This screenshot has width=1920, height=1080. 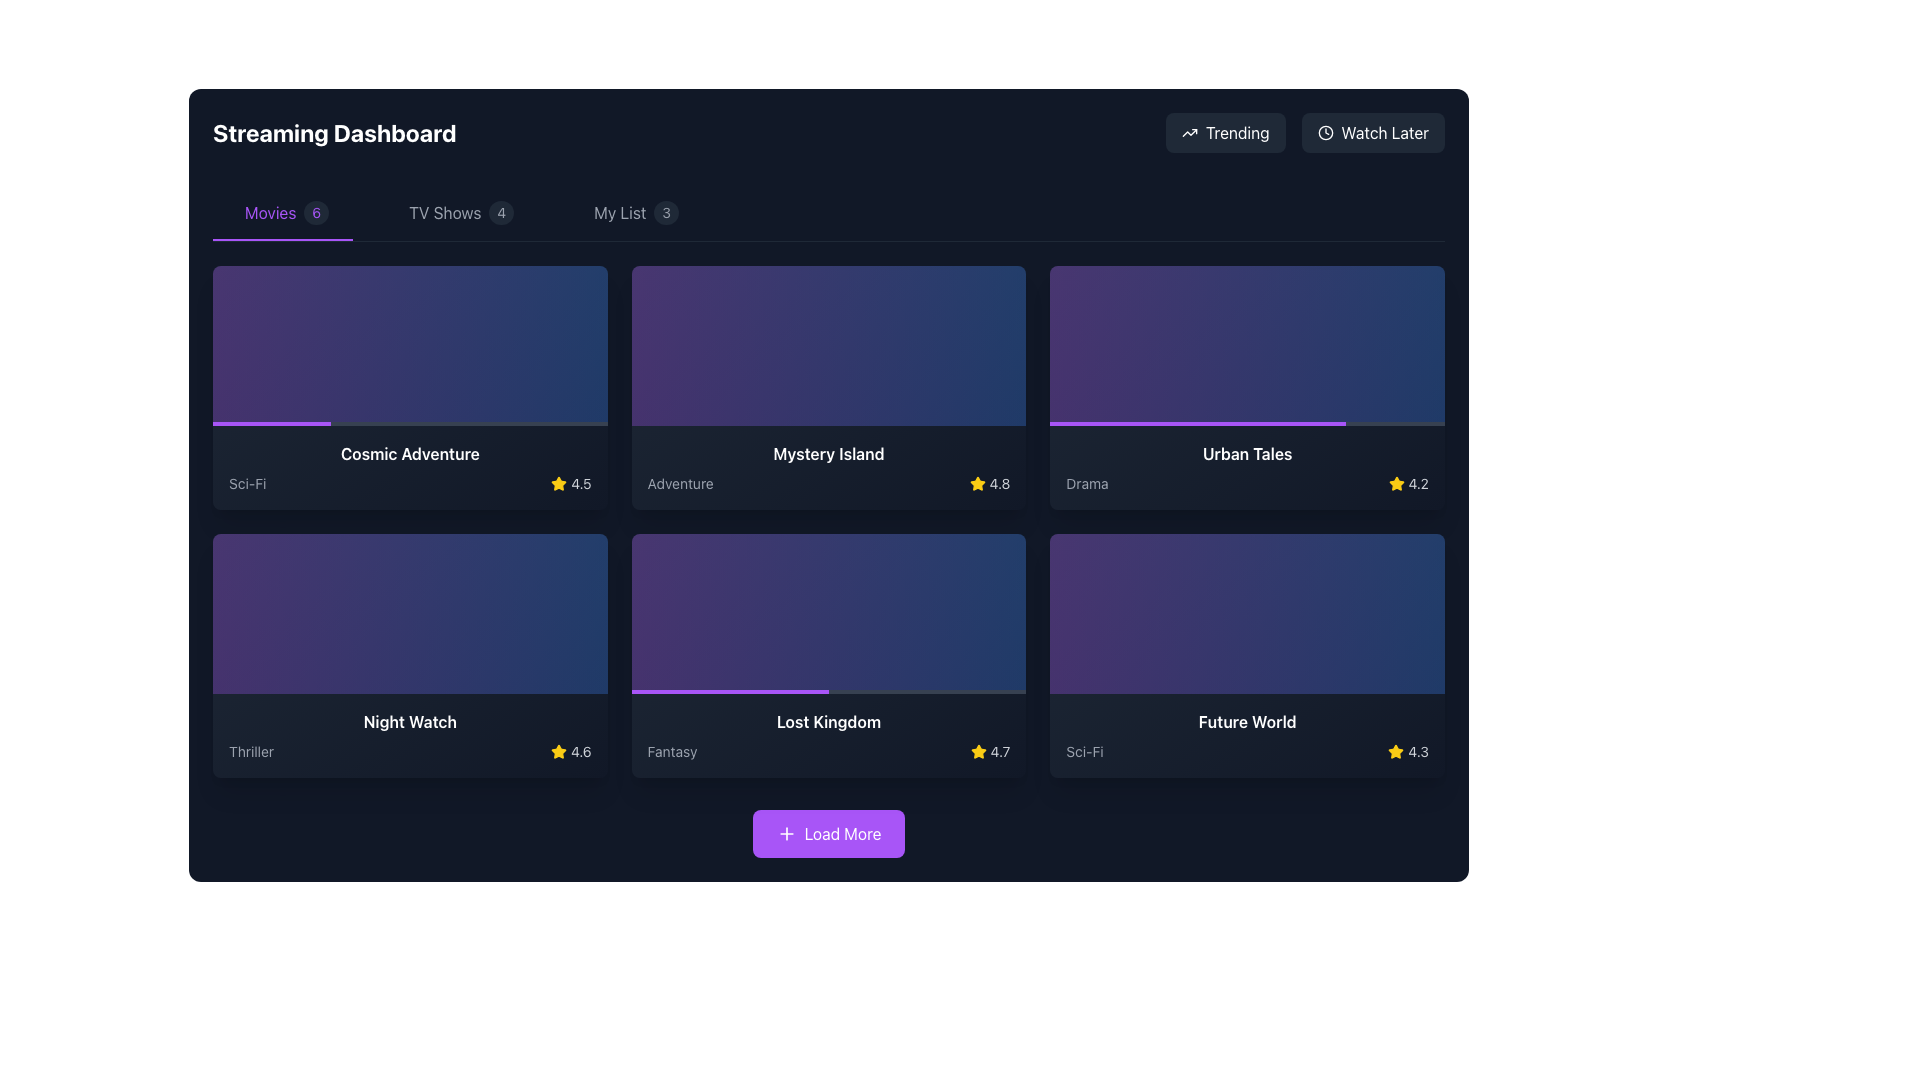 I want to click on the 'Trending' text label in the navigation bar, so click(x=1236, y=132).